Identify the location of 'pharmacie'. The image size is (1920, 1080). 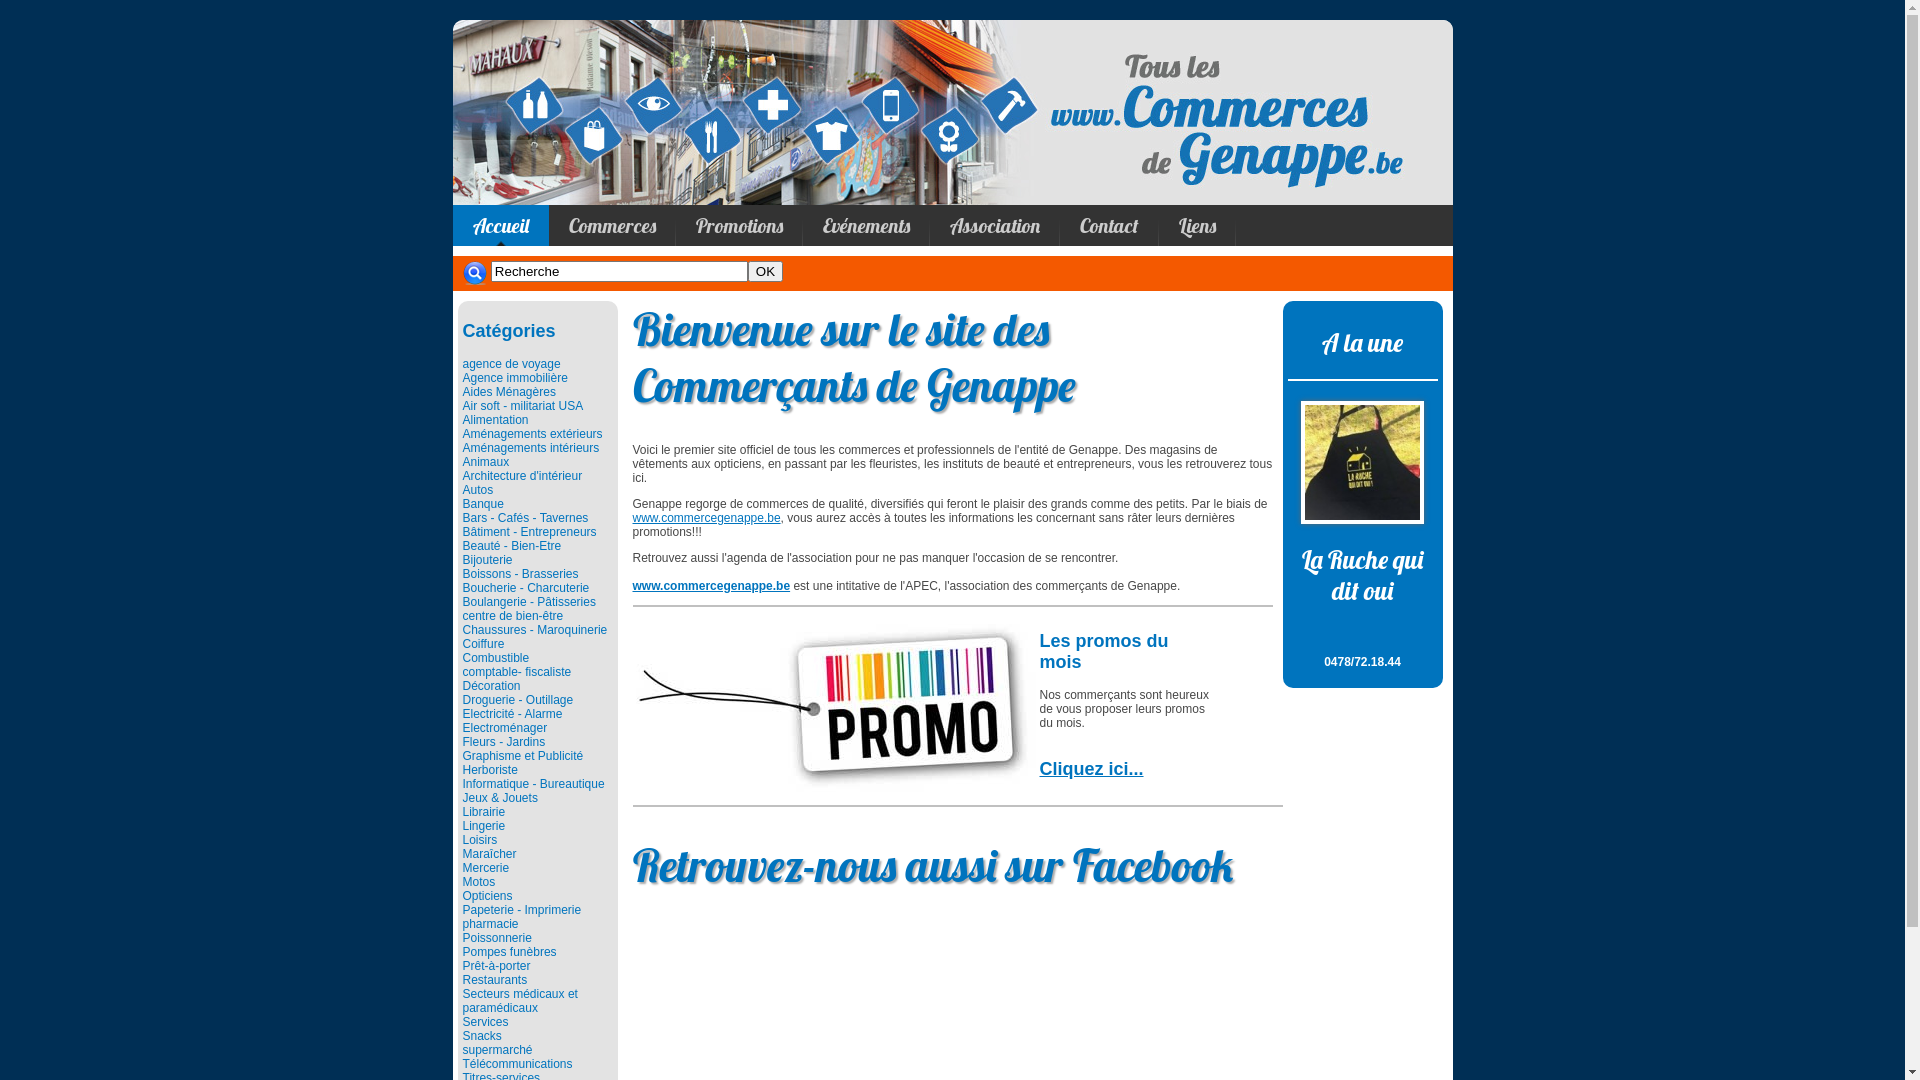
(489, 924).